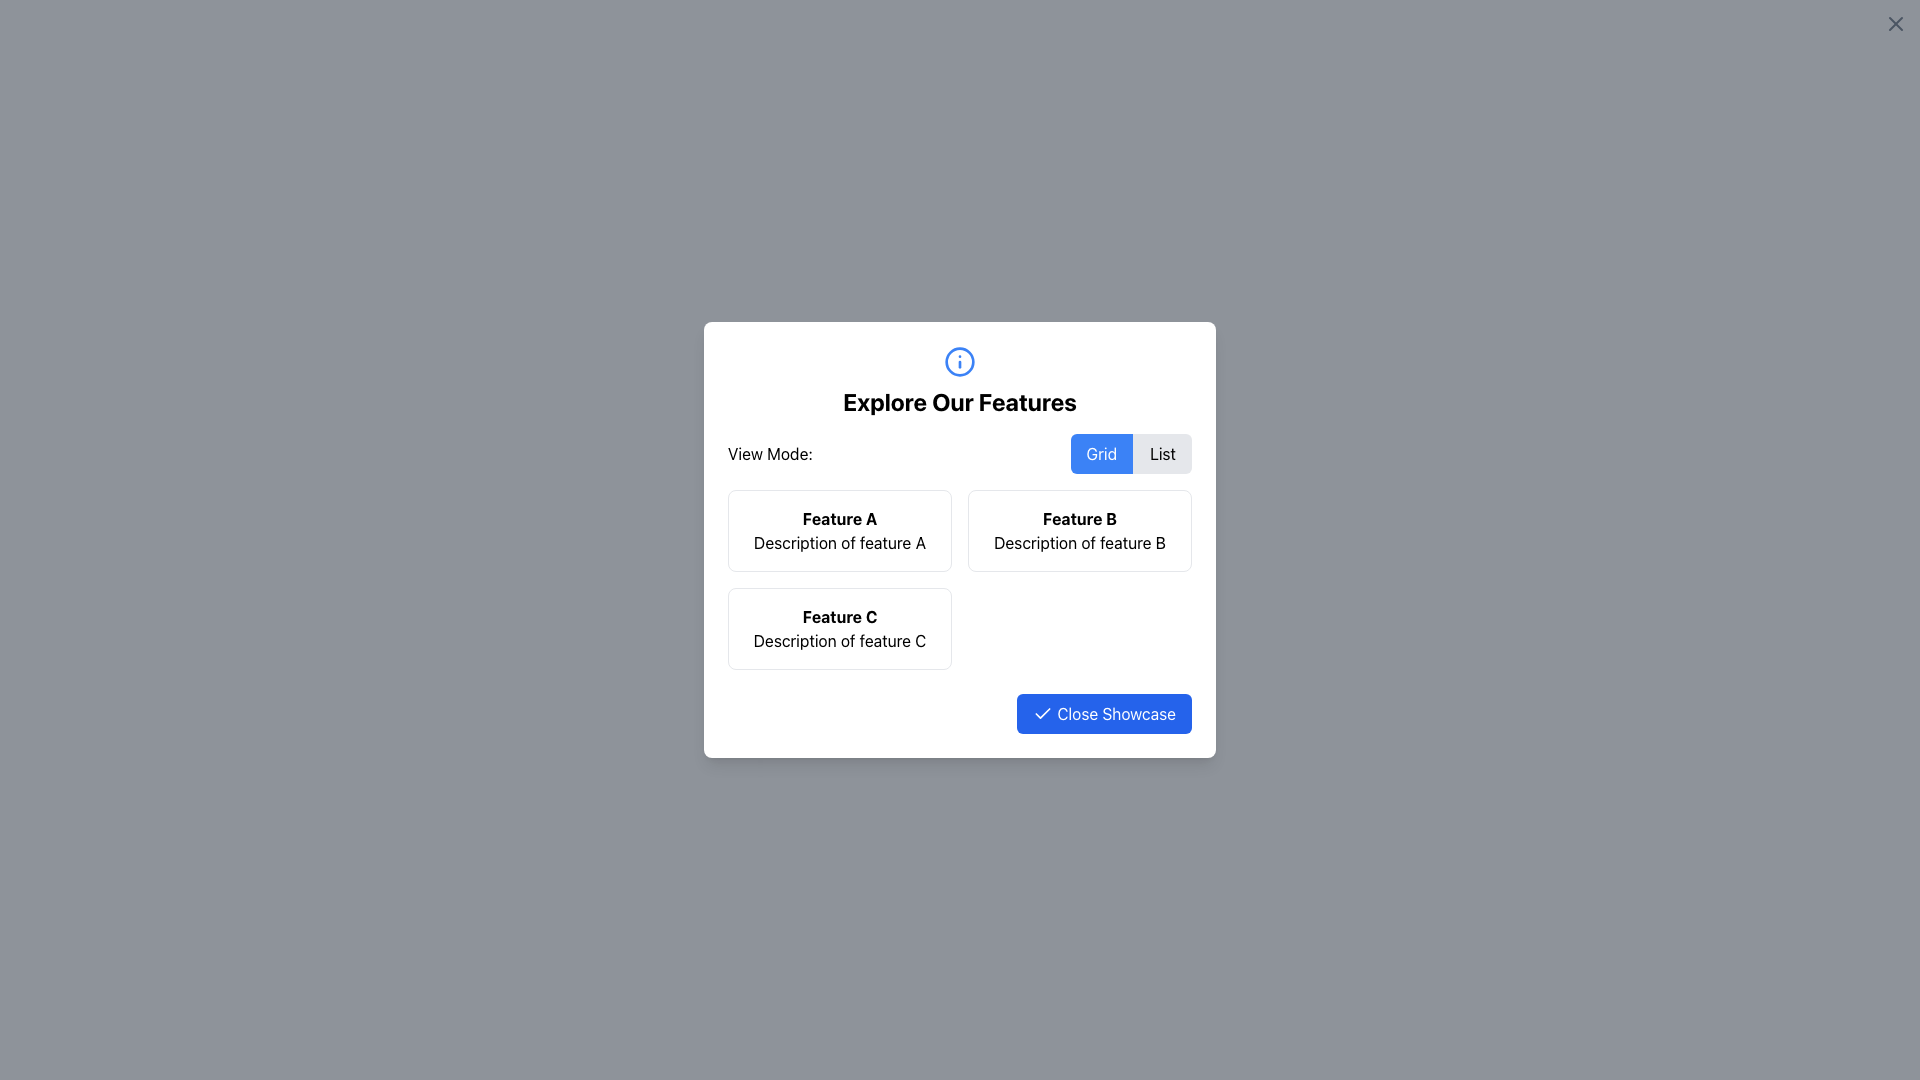 This screenshot has width=1920, height=1080. What do you see at coordinates (960, 362) in the screenshot?
I see `the blue 'i' icon enclosed within a circular border, positioned above the header text 'Explore Our Features', to receive more information` at bounding box center [960, 362].